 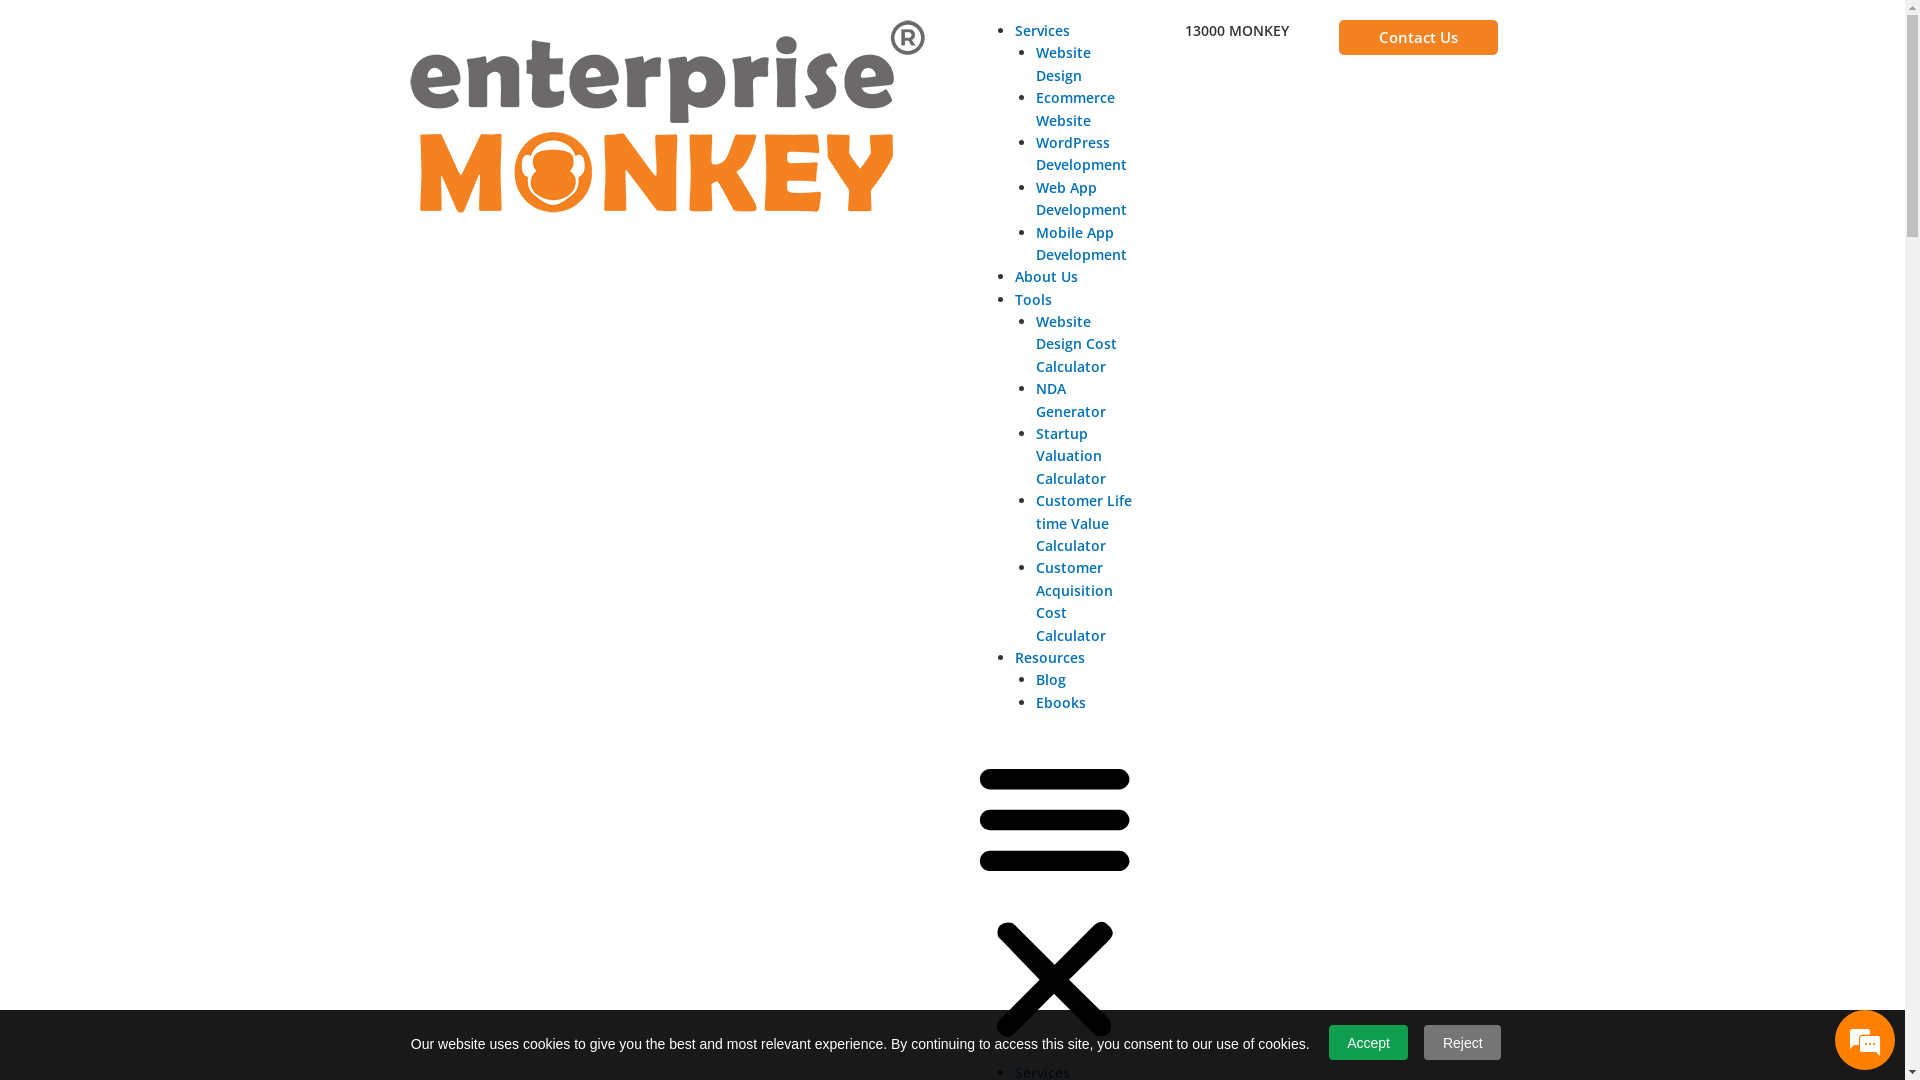 I want to click on 'Resources', so click(x=1013, y=657).